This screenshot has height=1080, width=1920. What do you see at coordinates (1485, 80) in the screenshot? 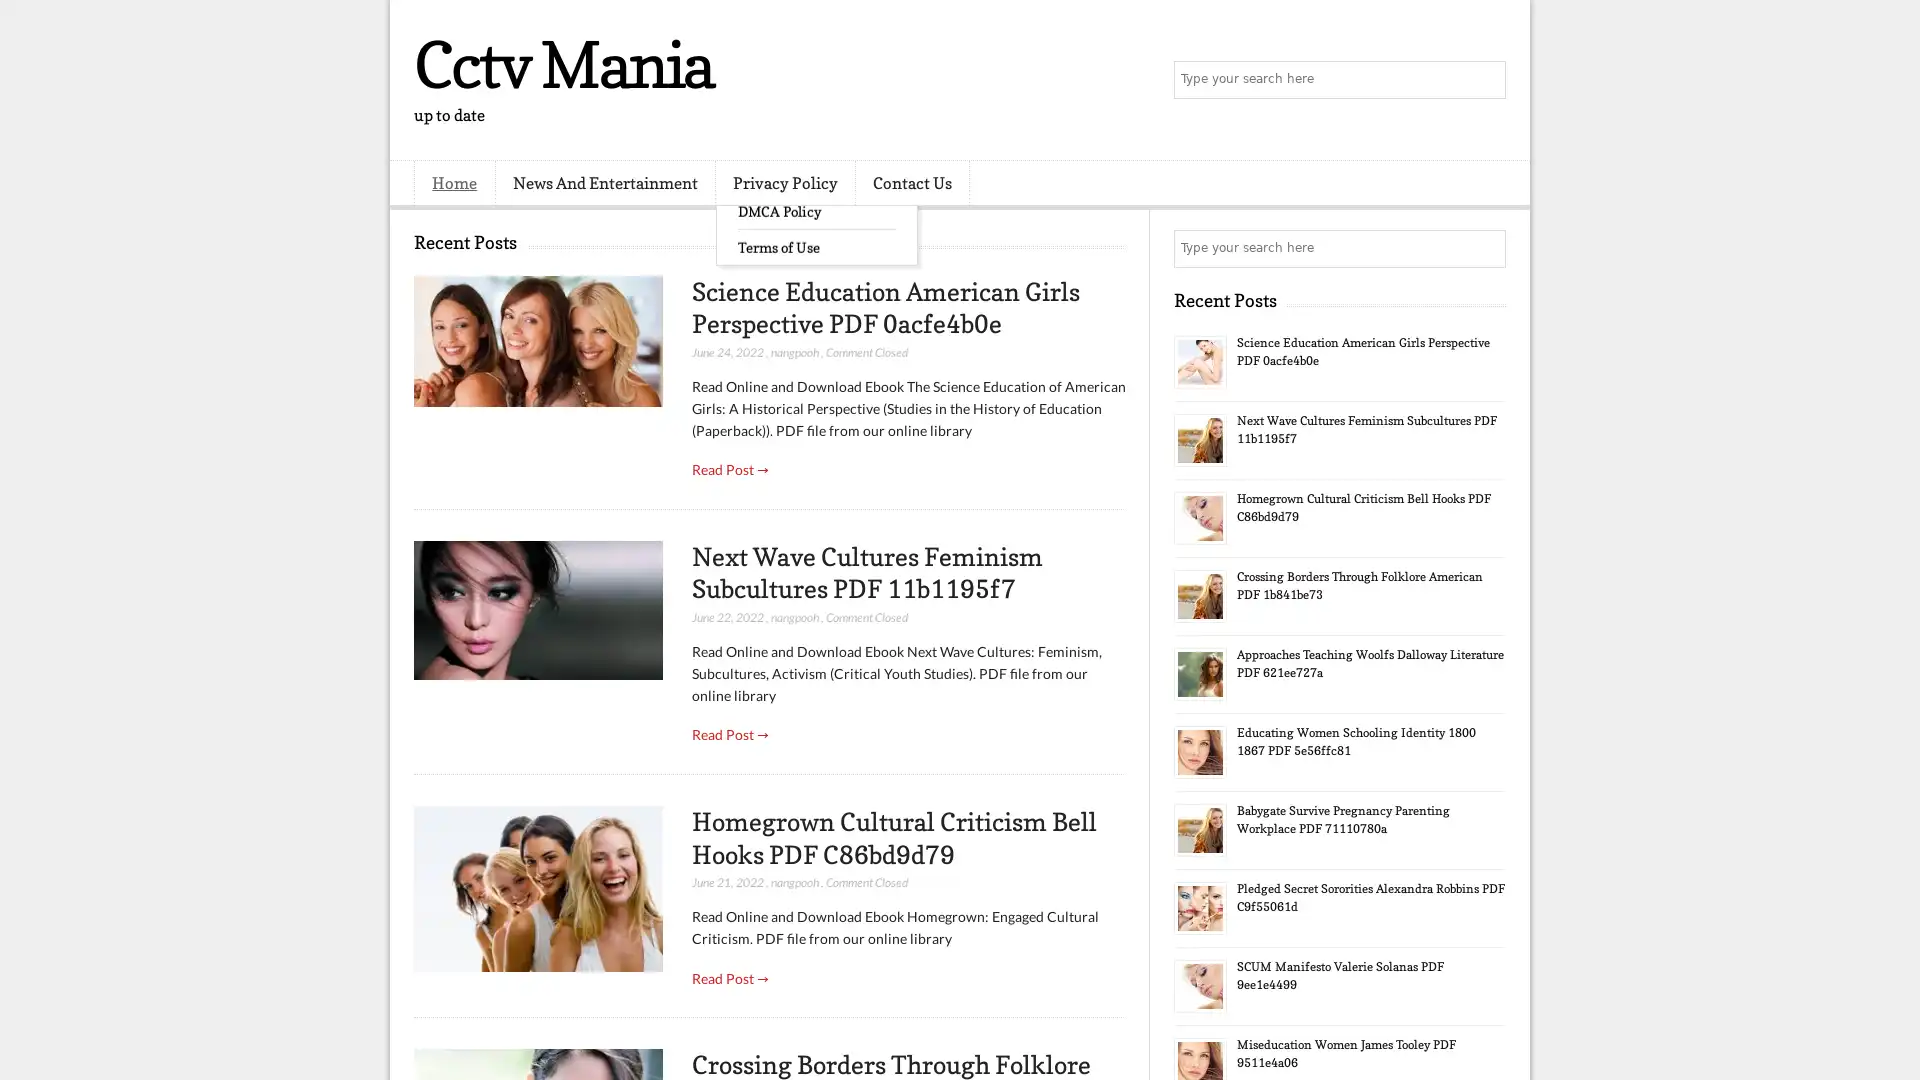
I see `Search` at bounding box center [1485, 80].